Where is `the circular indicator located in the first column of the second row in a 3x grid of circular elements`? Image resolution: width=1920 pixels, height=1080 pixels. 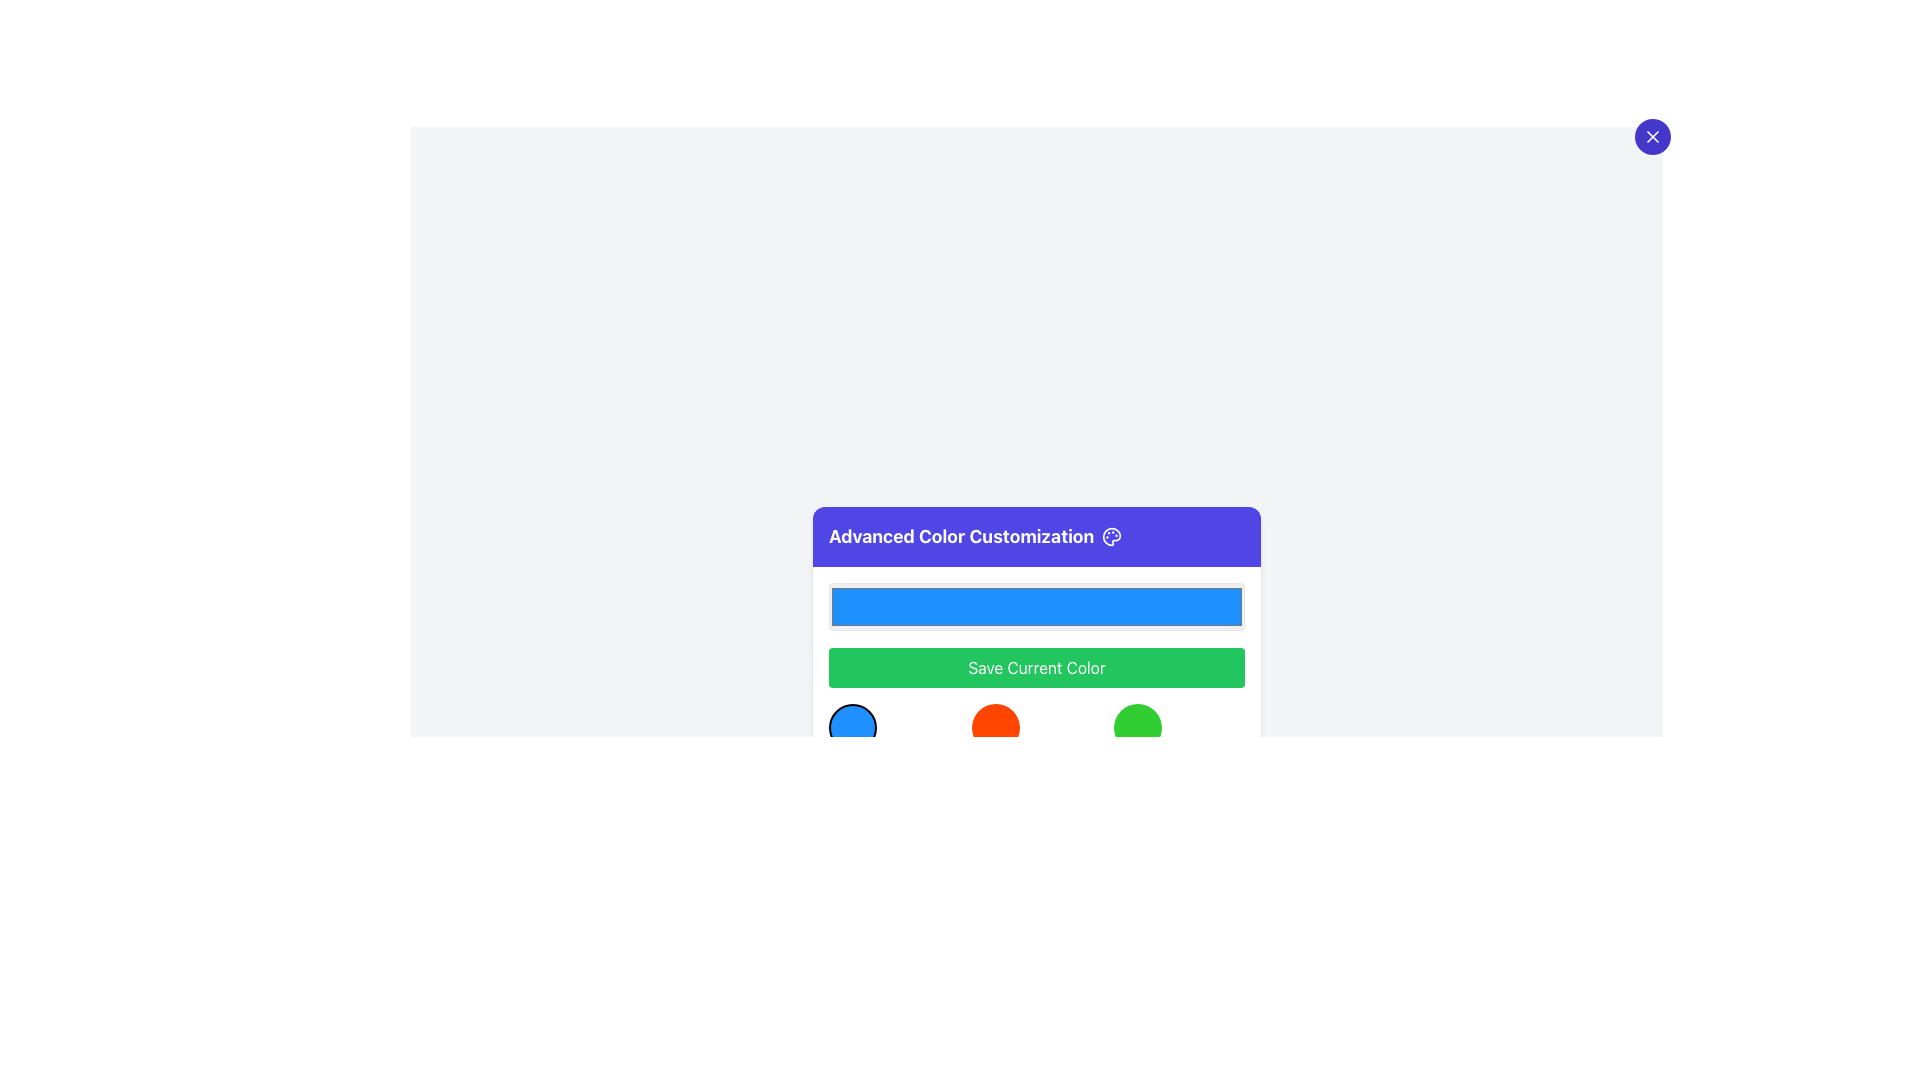 the circular indicator located in the first column of the second row in a 3x grid of circular elements is located at coordinates (853, 786).